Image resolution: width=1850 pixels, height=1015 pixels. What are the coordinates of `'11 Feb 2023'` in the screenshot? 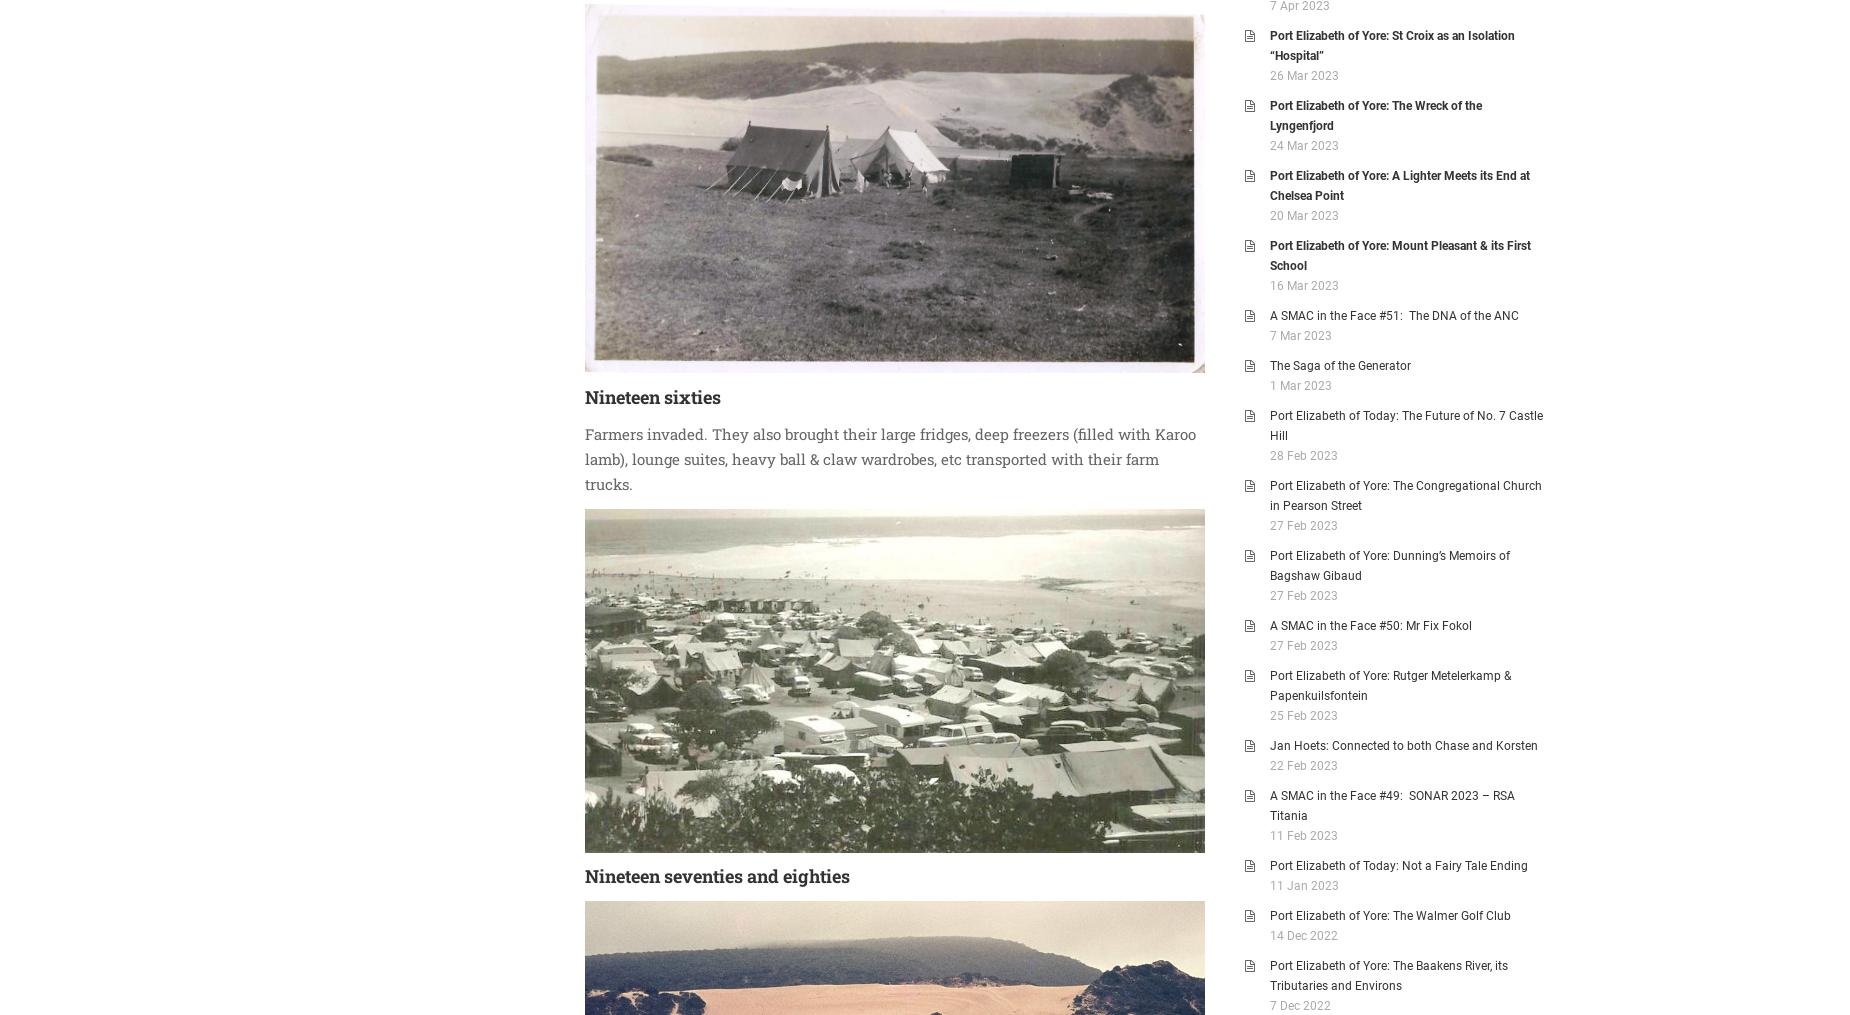 It's located at (1303, 835).